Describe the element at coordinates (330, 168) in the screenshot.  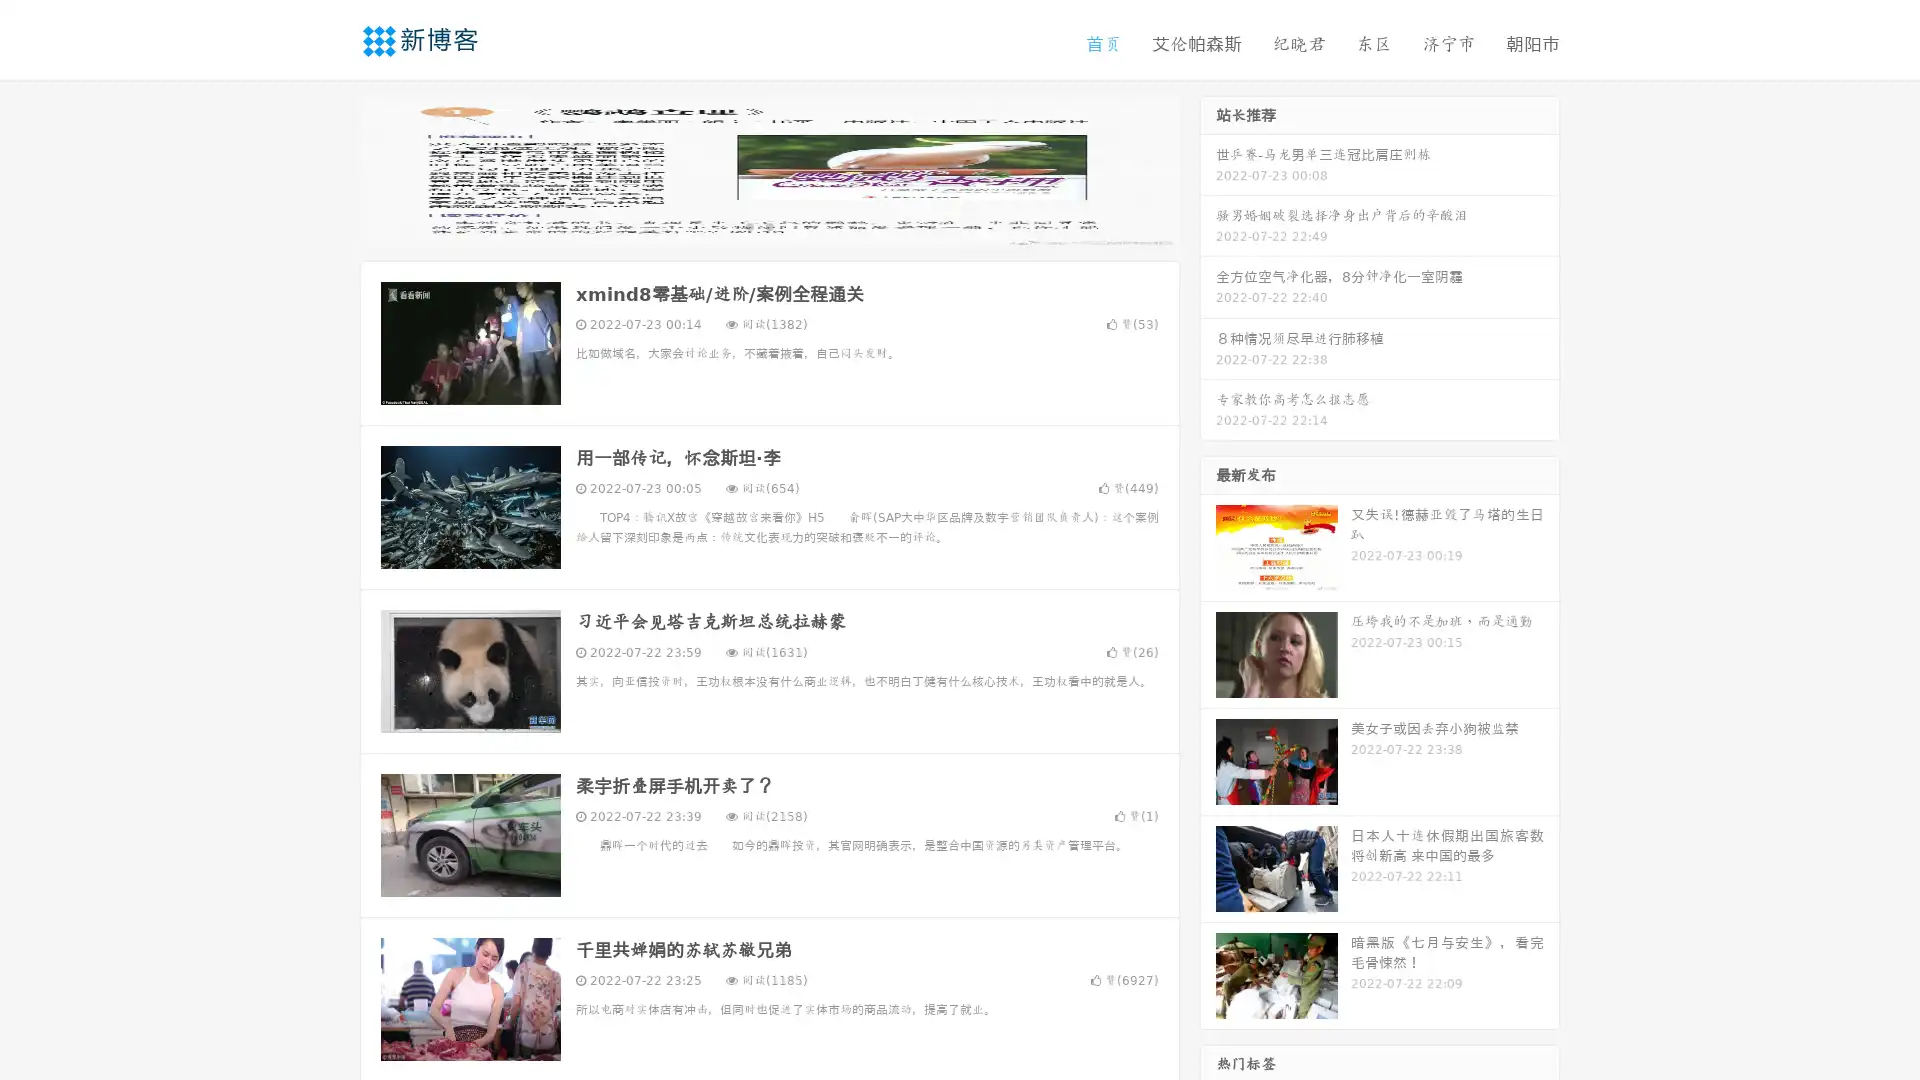
I see `Previous slide` at that location.